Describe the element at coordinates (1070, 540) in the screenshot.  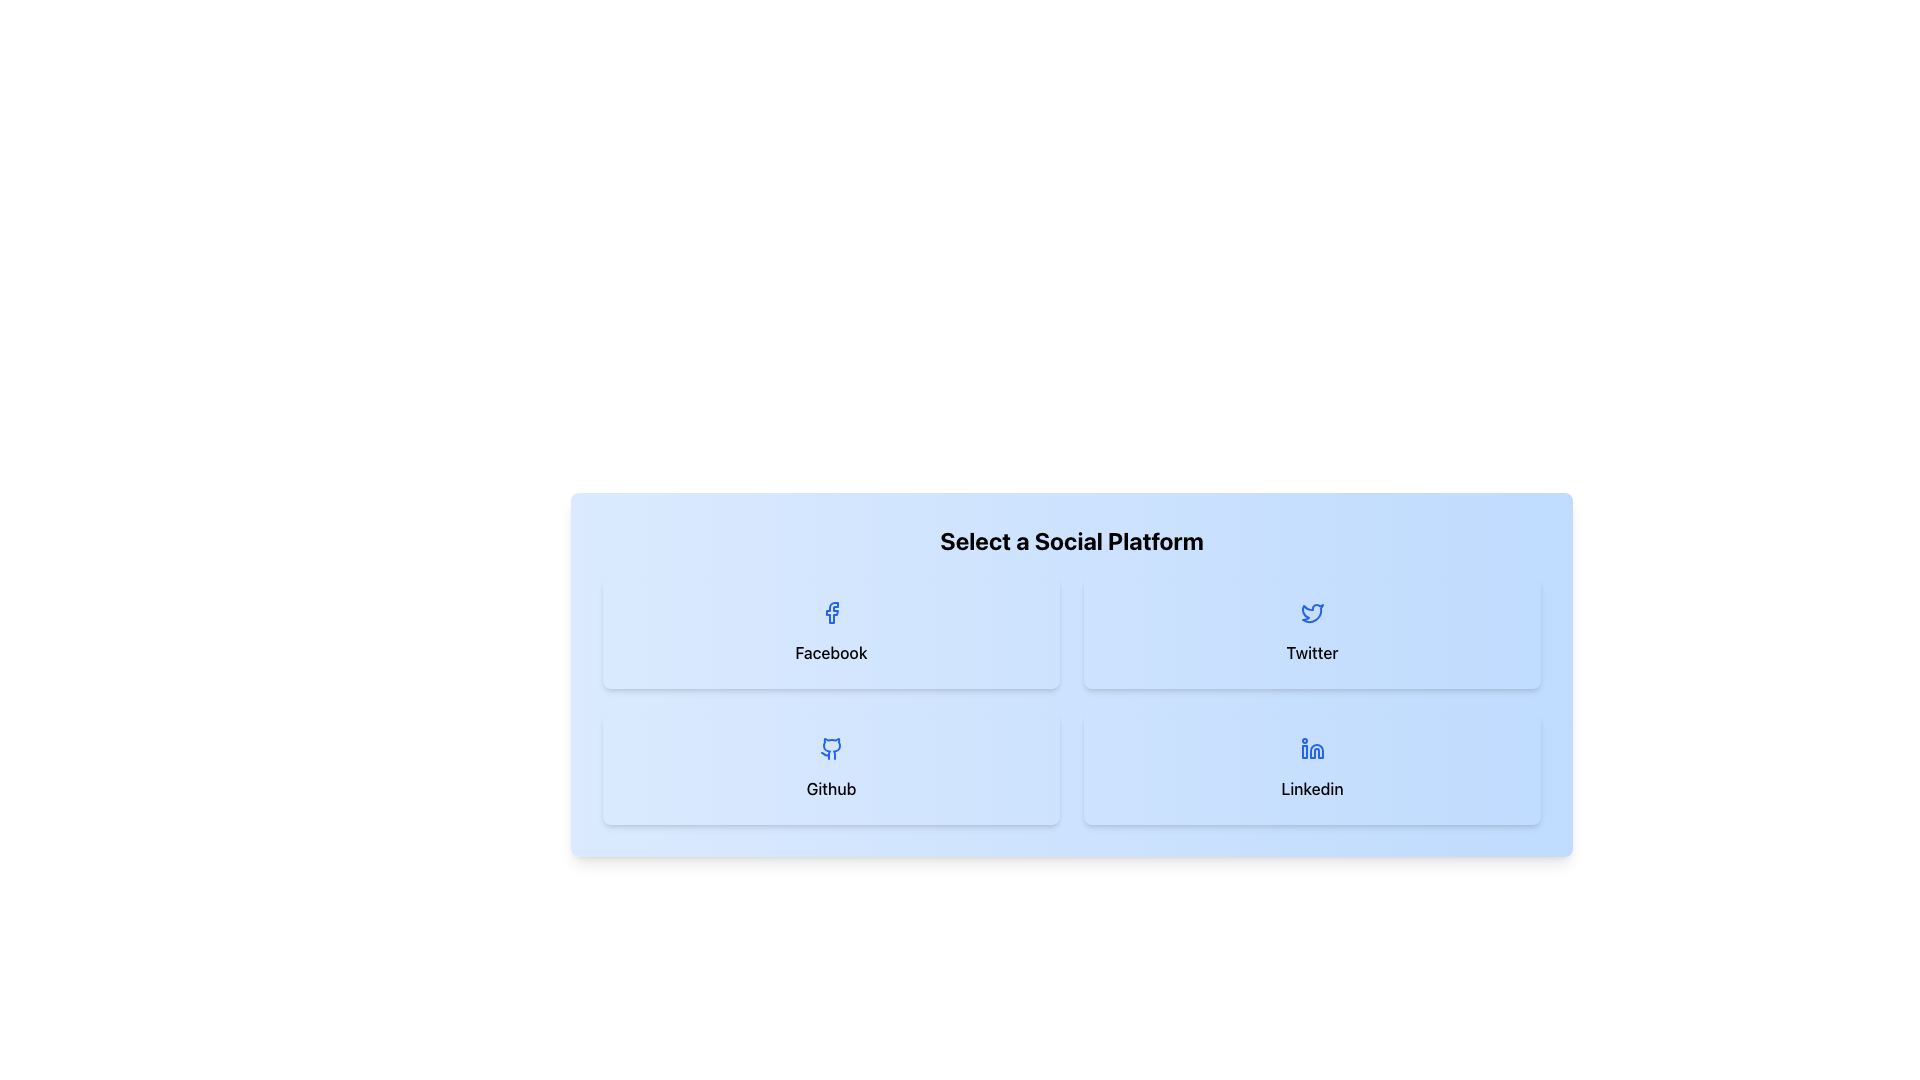
I see `text title located at the top of the section, which provides context for selecting a social platform` at that location.